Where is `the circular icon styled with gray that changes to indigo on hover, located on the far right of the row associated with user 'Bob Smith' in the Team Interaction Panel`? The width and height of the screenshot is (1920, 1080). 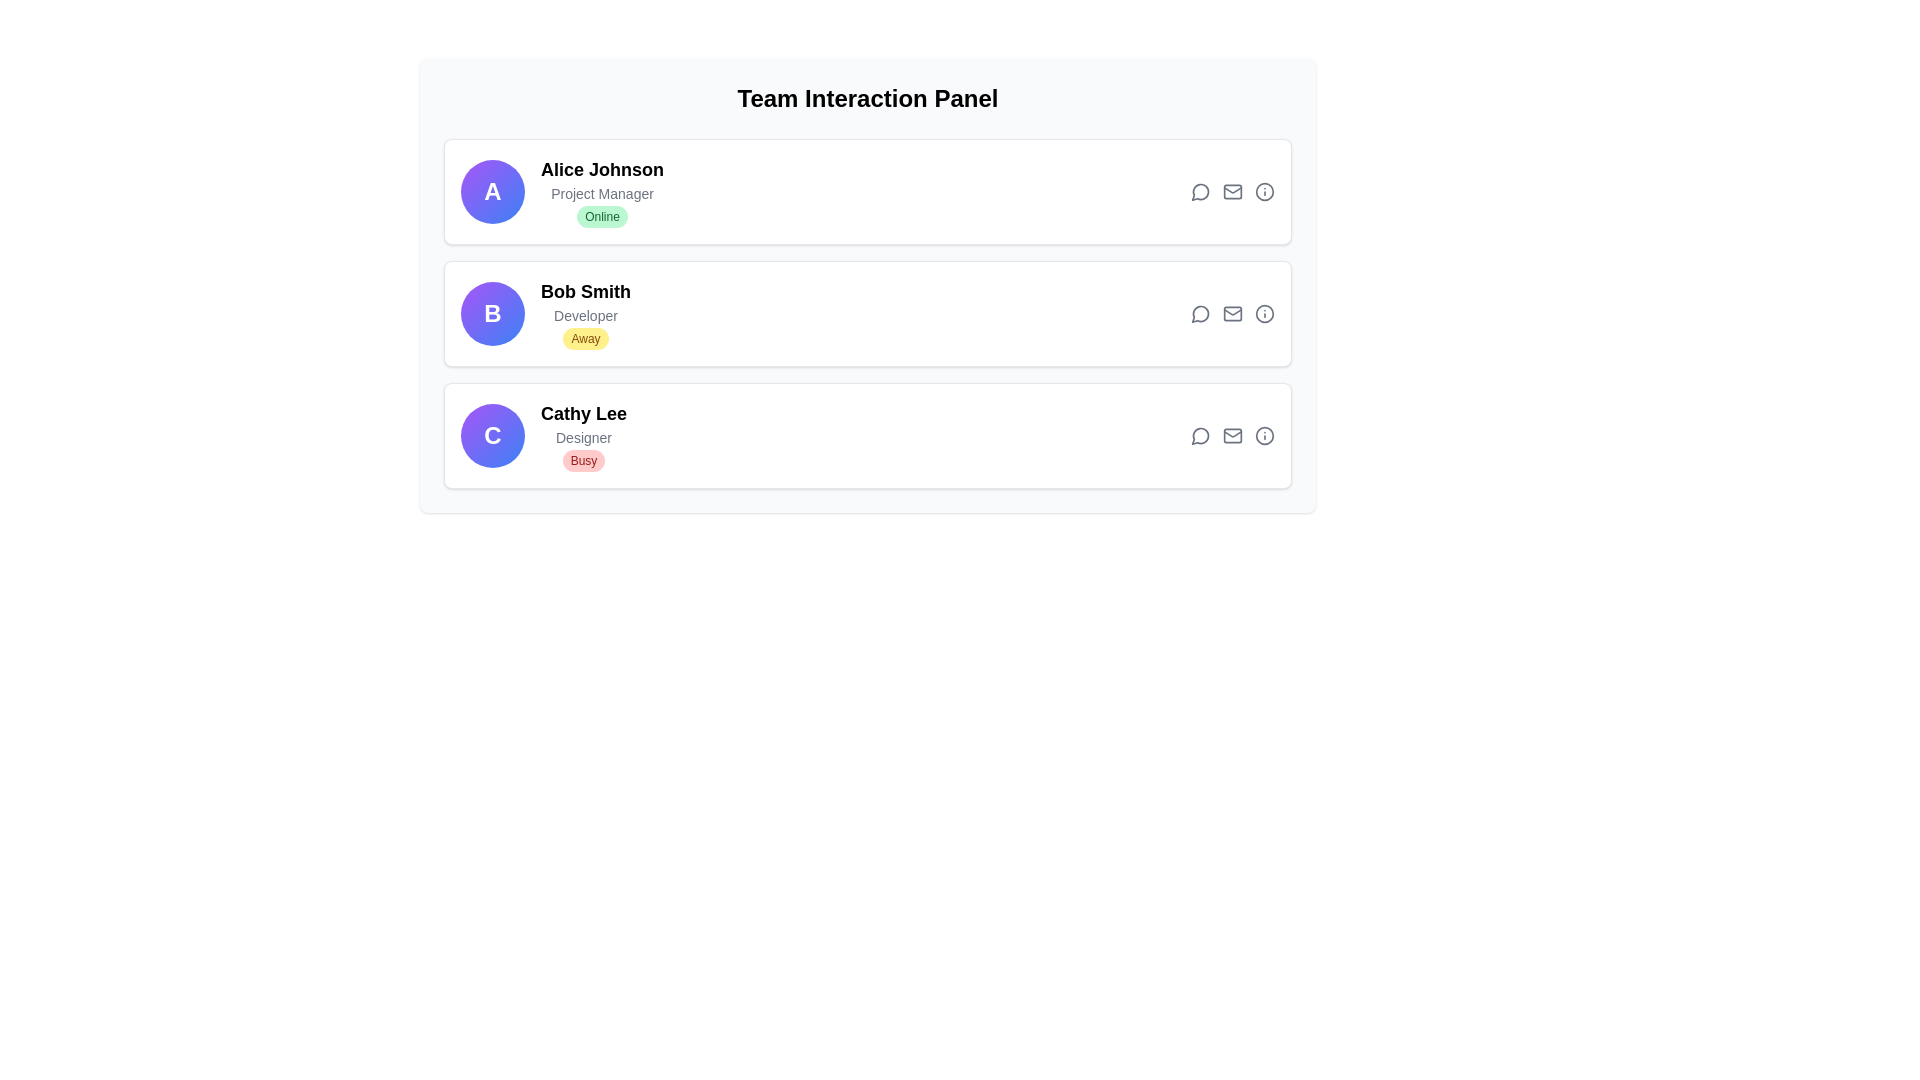
the circular icon styled with gray that changes to indigo on hover, located on the far right of the row associated with user 'Bob Smith' in the Team Interaction Panel is located at coordinates (1264, 313).